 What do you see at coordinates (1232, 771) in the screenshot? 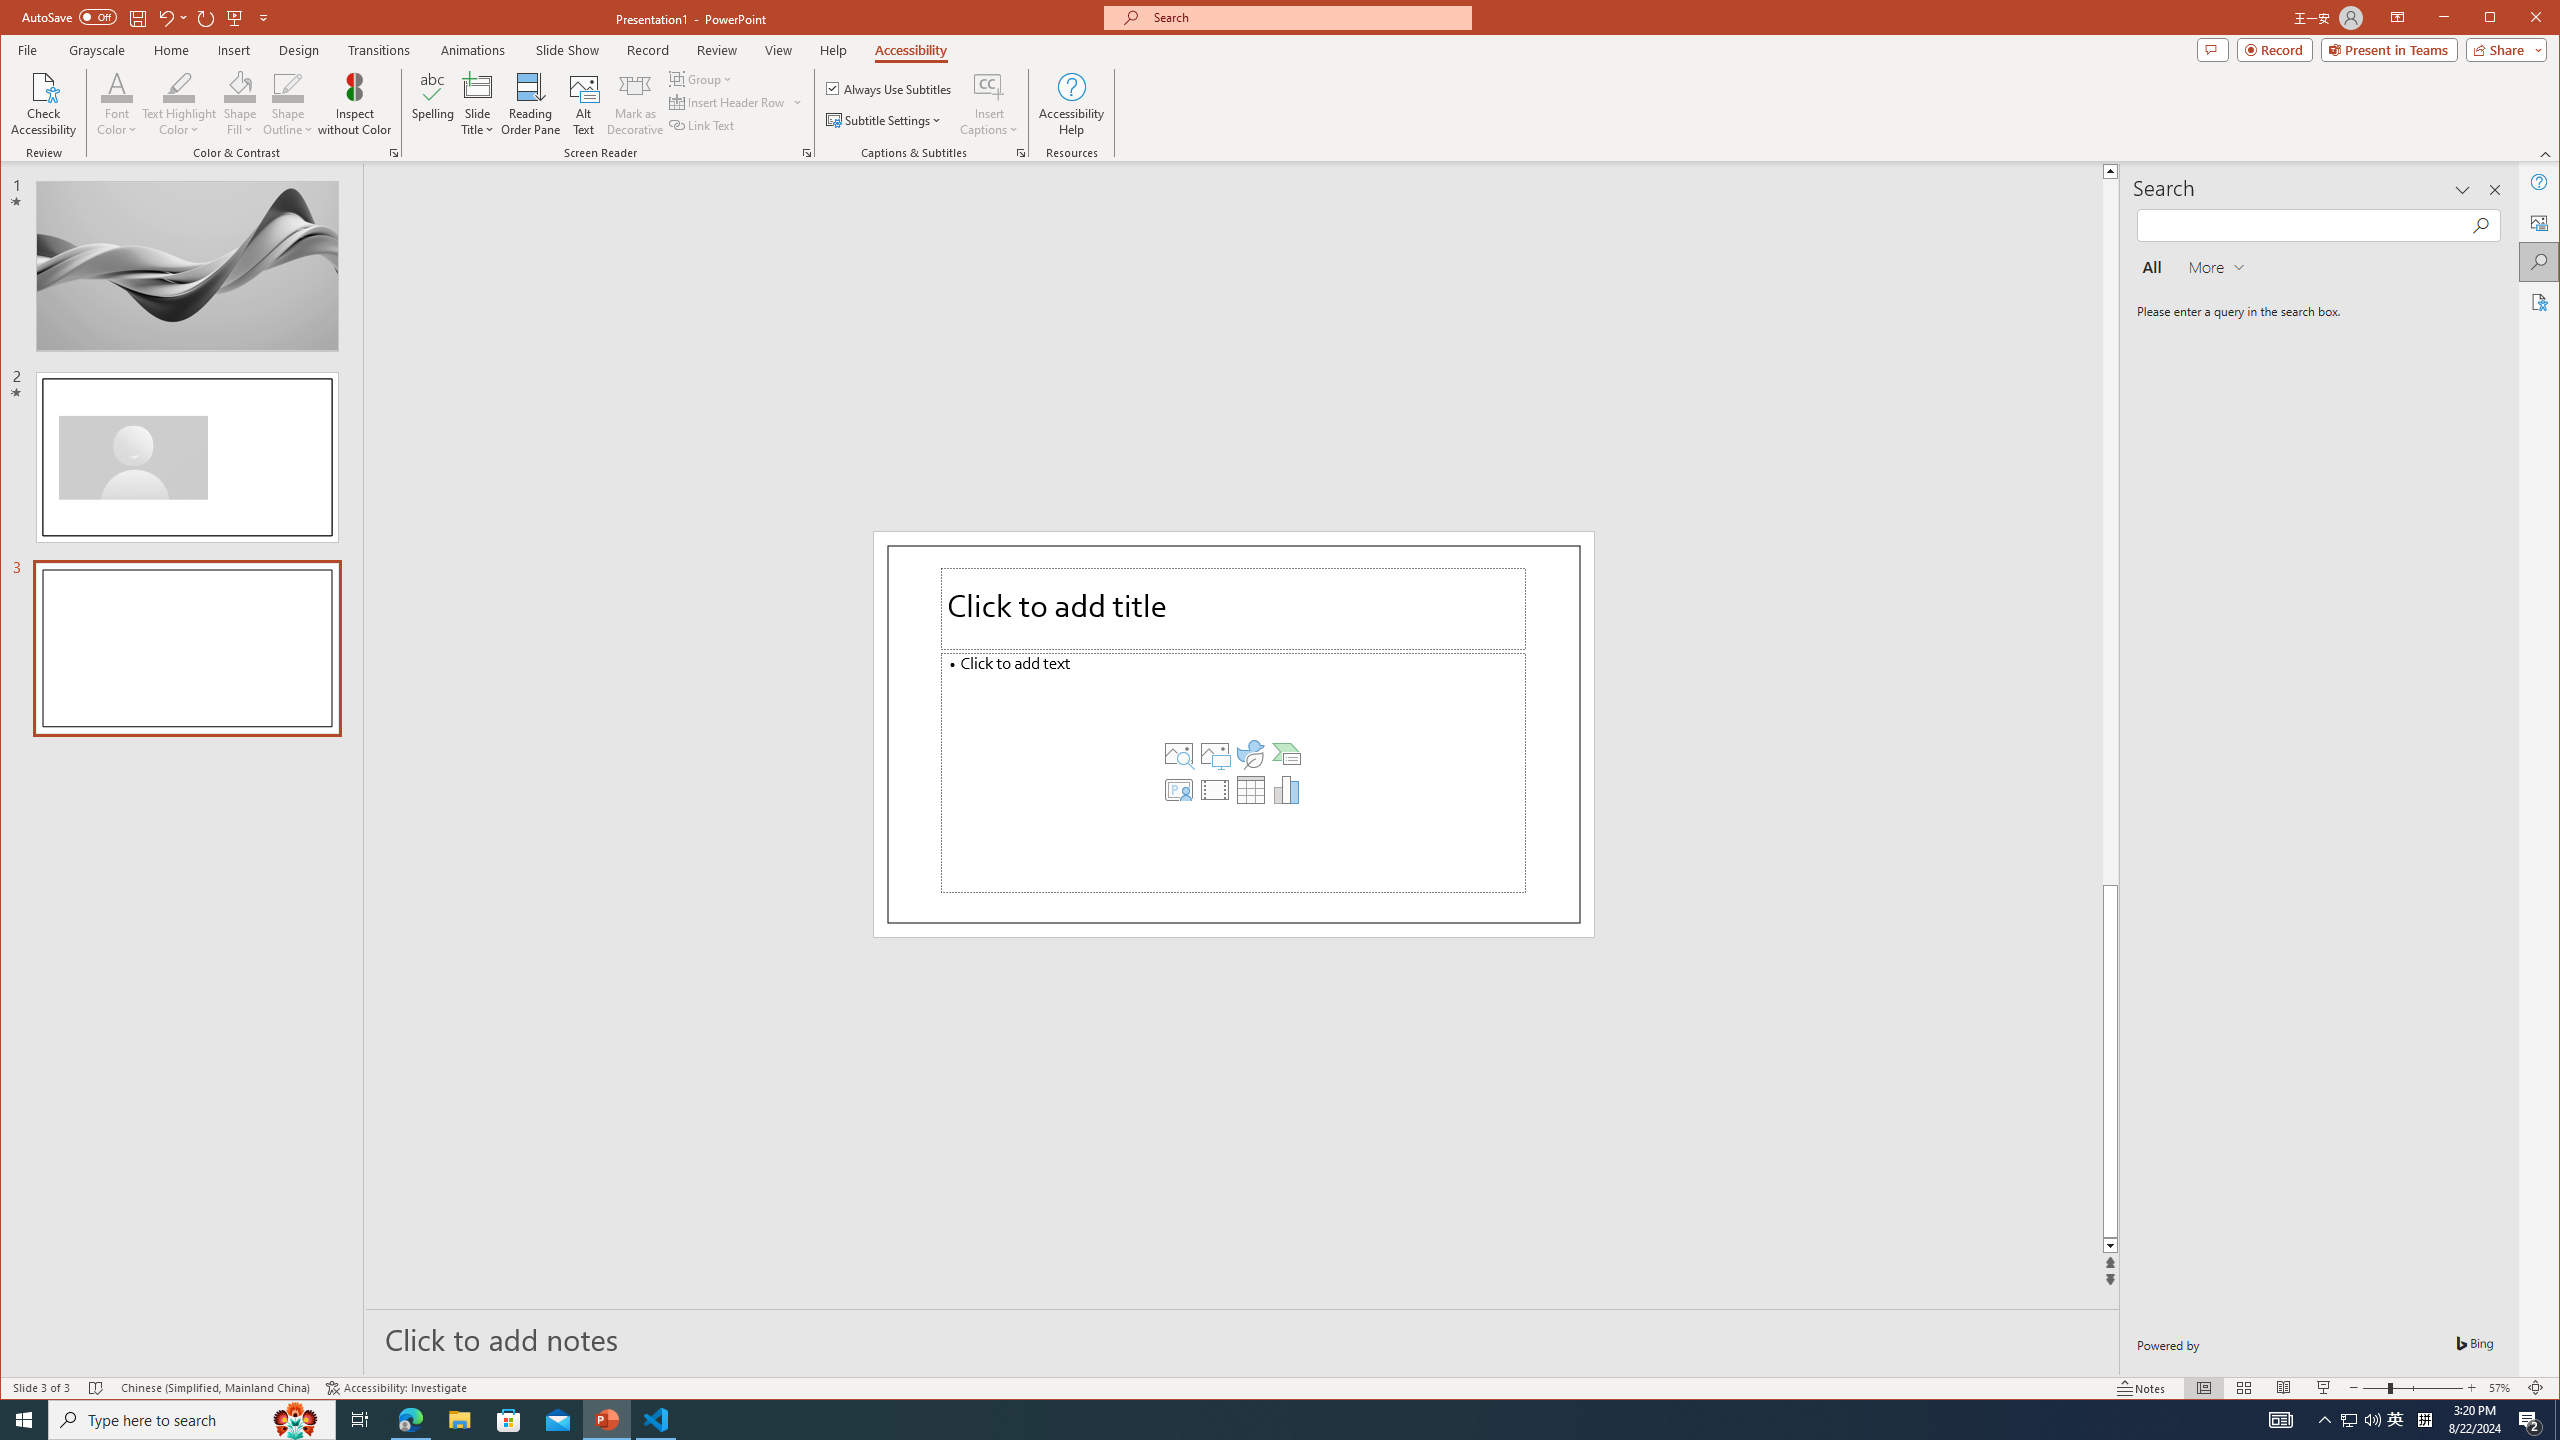
I see `'Content Placeholder'` at bounding box center [1232, 771].